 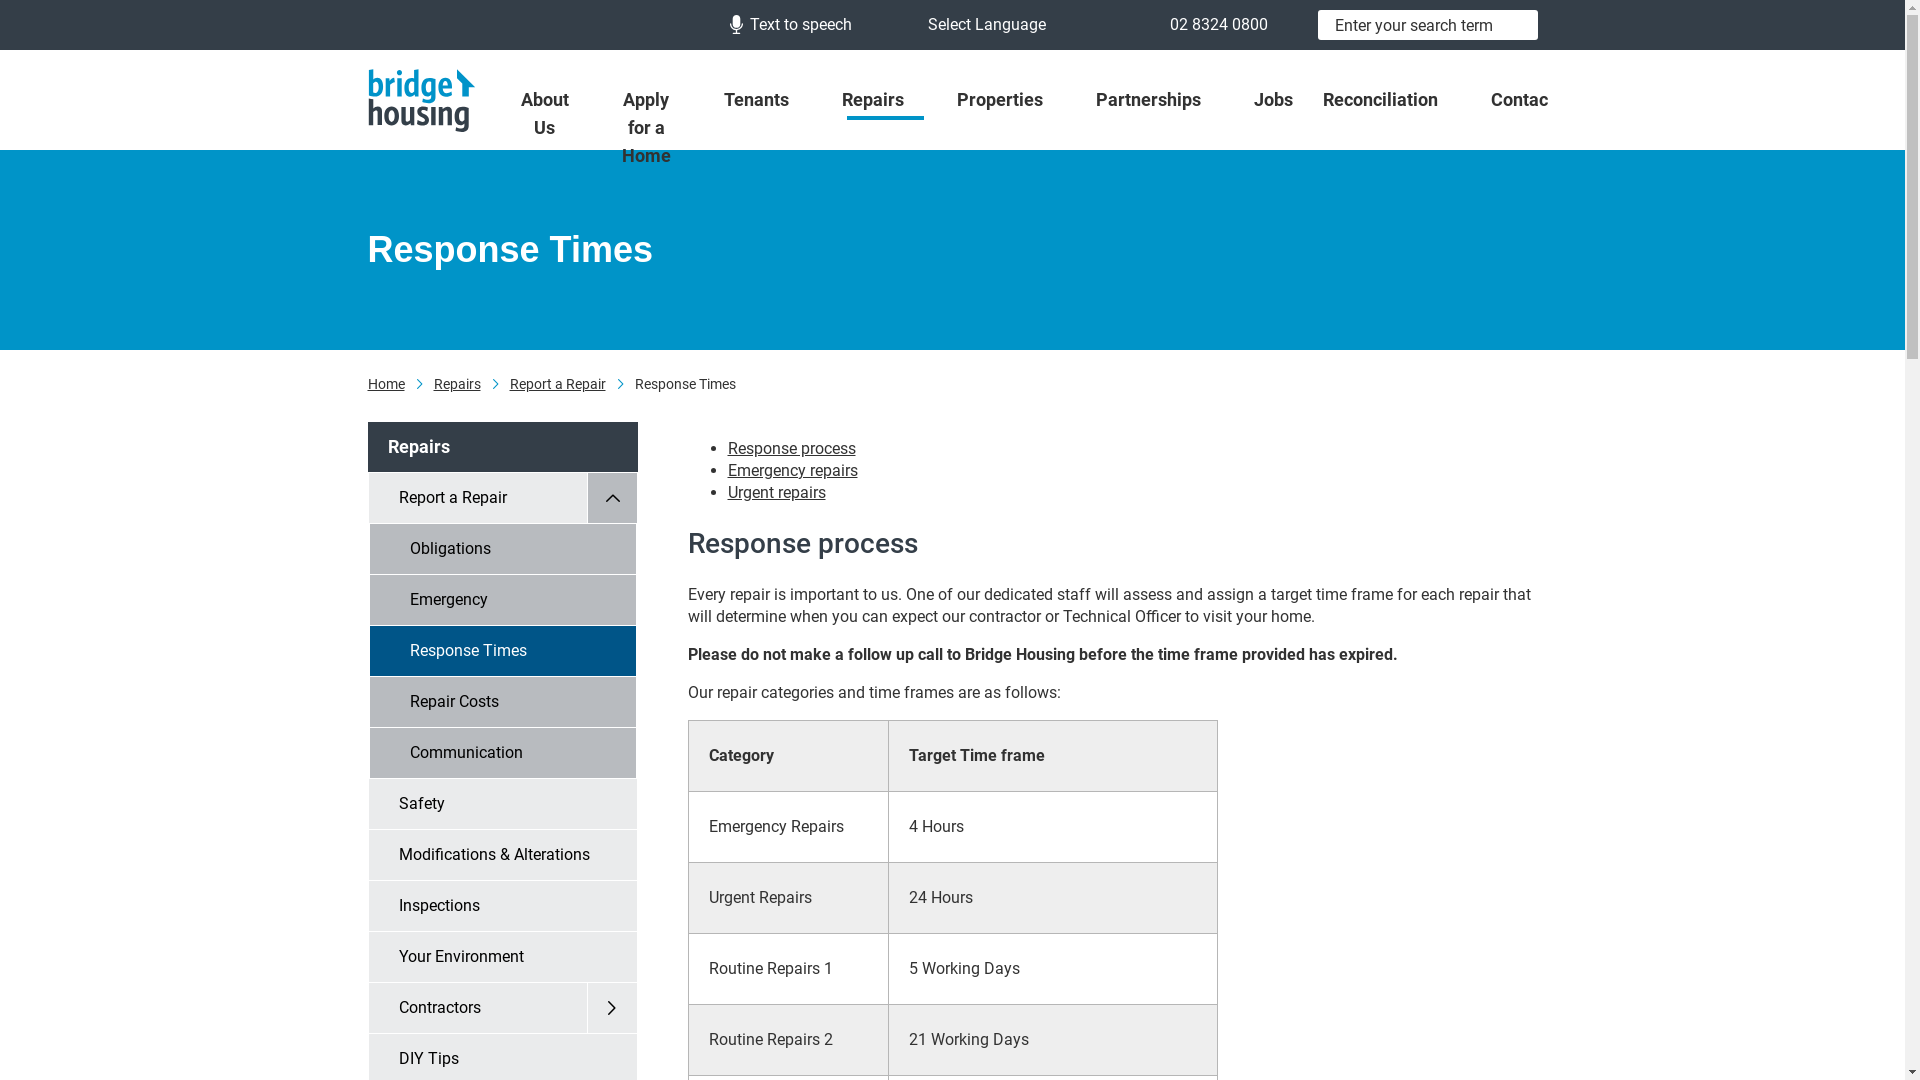 I want to click on 'Inspections', so click(x=502, y=906).